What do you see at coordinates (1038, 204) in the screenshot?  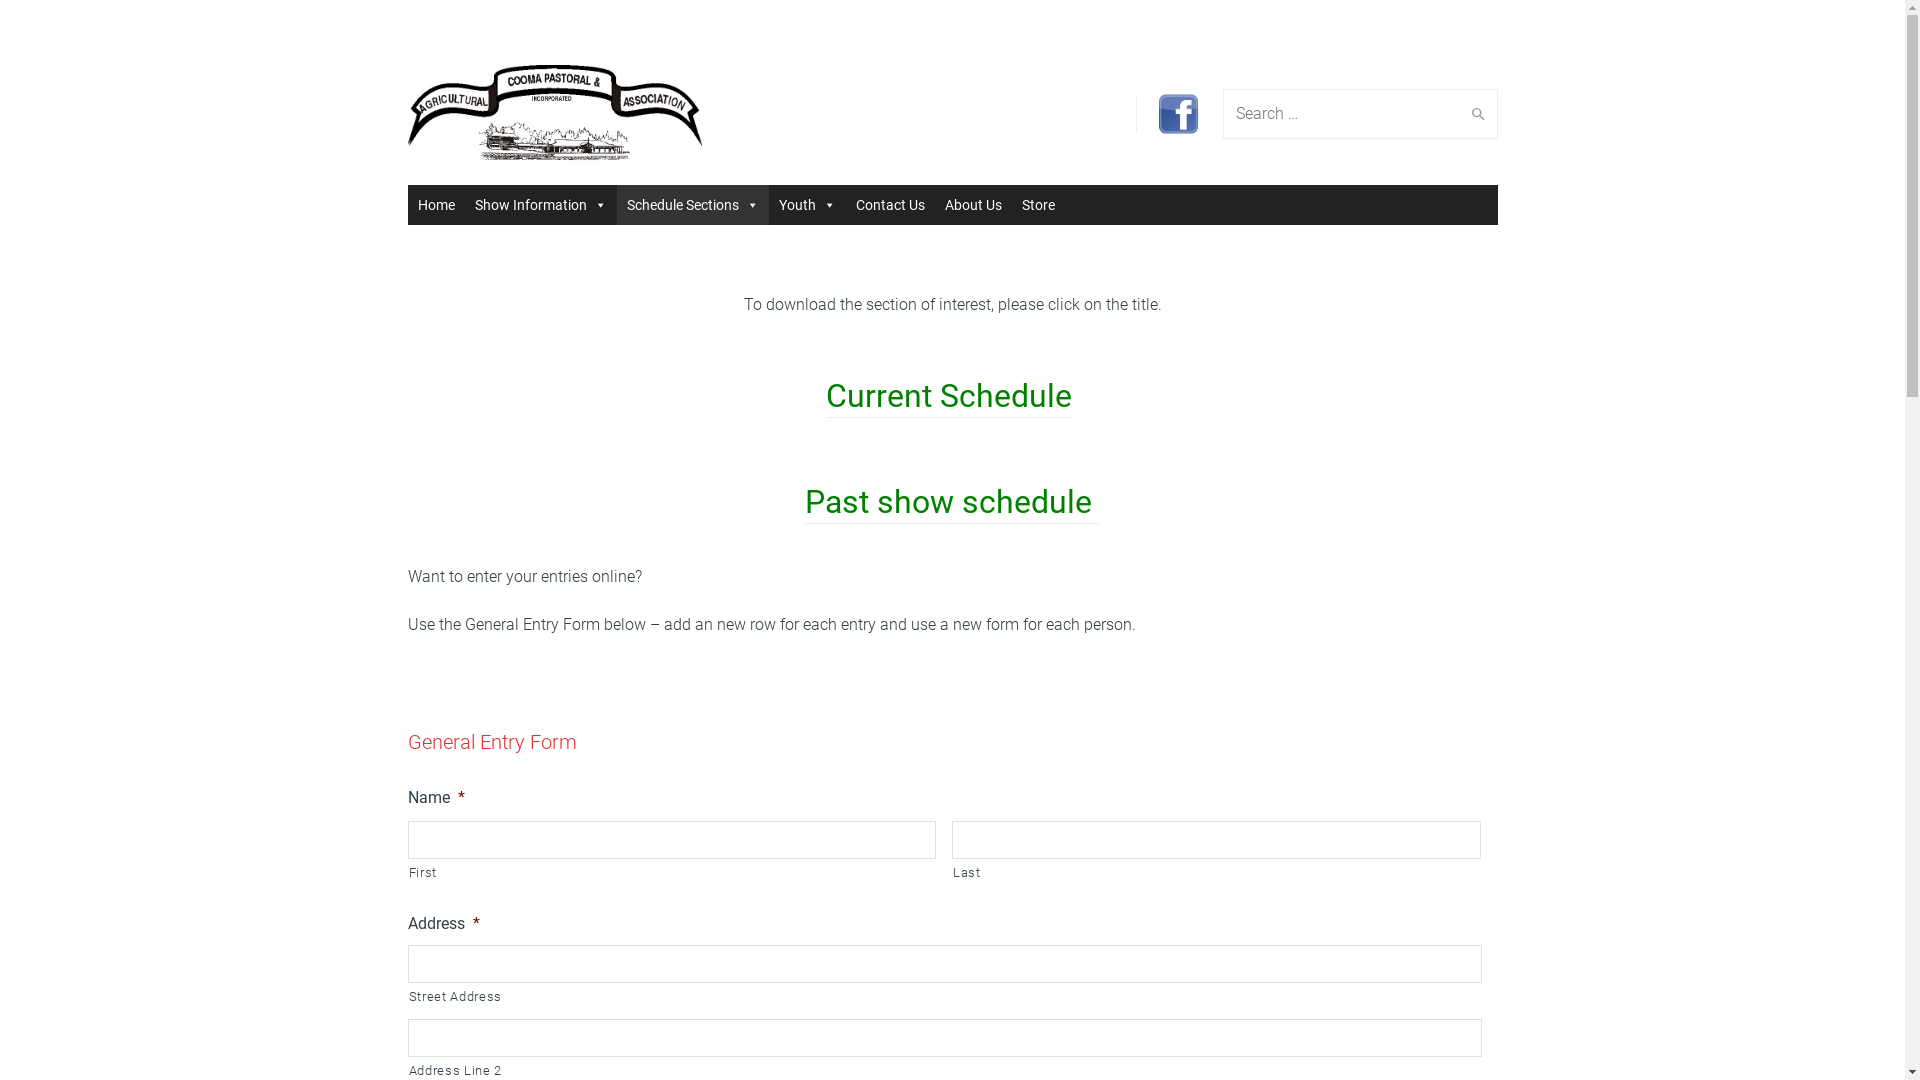 I see `'Store'` at bounding box center [1038, 204].